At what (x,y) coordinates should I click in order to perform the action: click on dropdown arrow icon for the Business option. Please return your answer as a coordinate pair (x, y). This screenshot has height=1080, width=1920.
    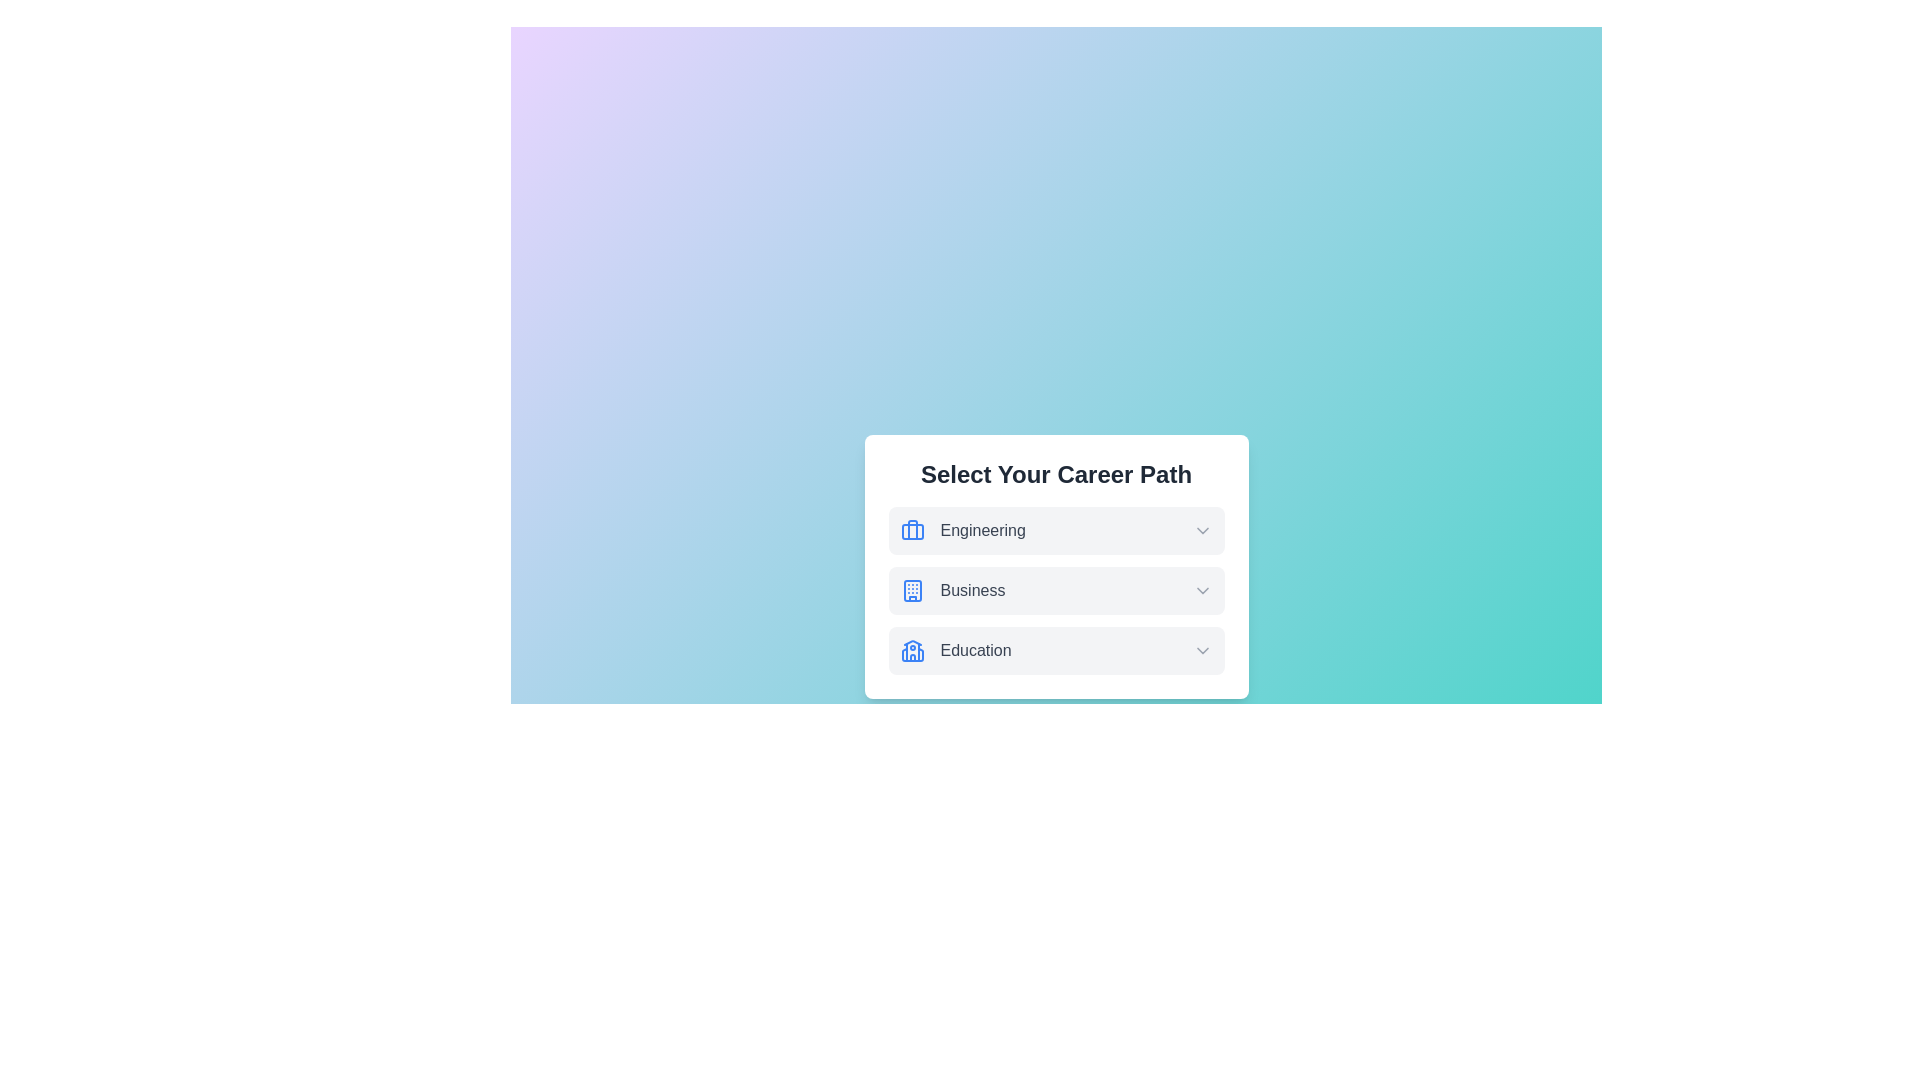
    Looking at the image, I should click on (1201, 589).